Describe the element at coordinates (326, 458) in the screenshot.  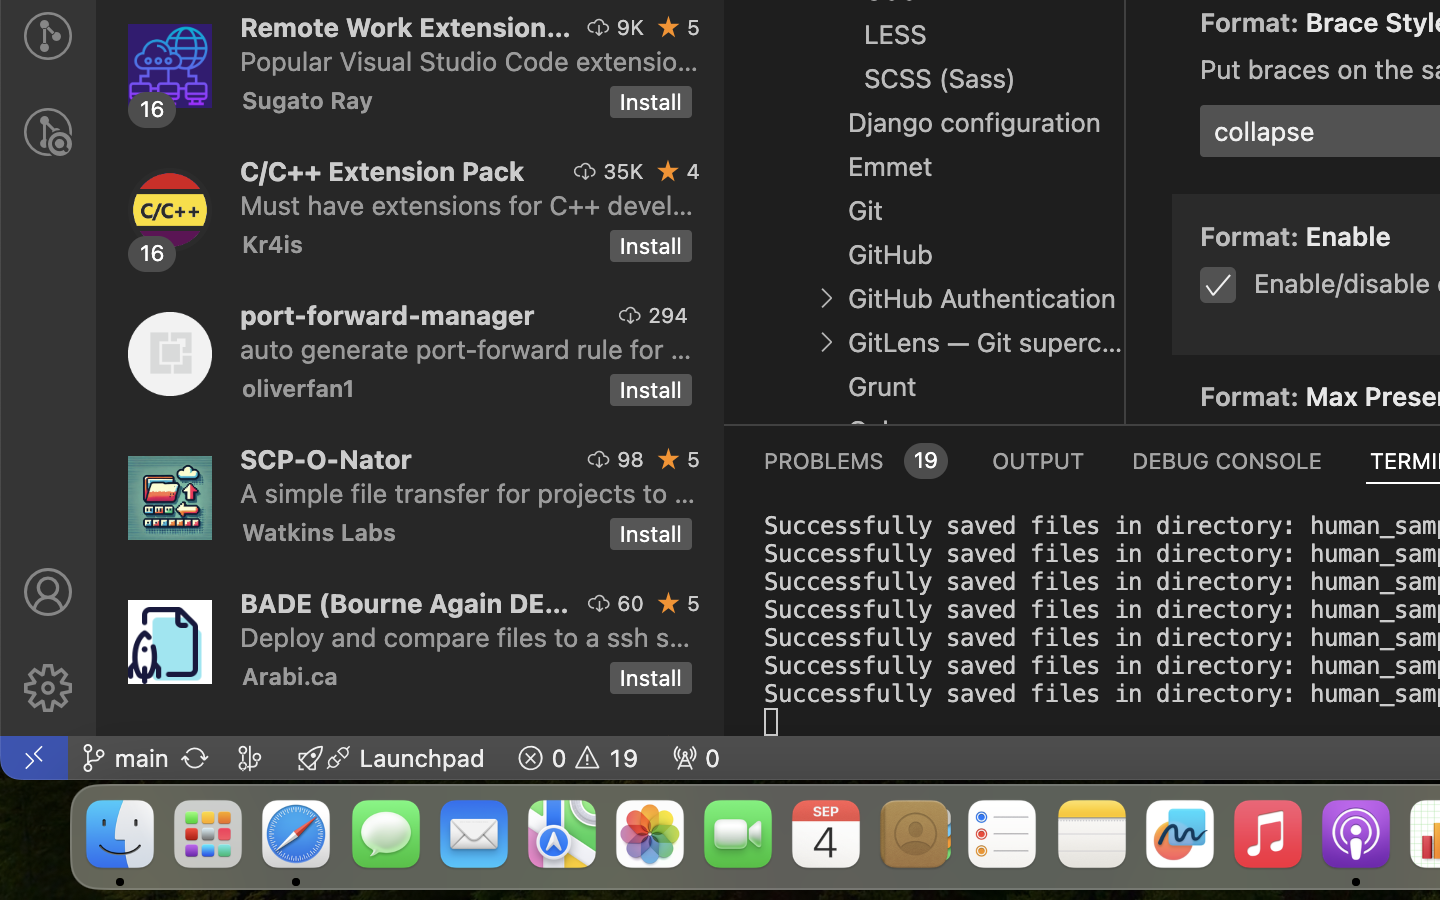
I see `'SCP-O-Nator'` at that location.